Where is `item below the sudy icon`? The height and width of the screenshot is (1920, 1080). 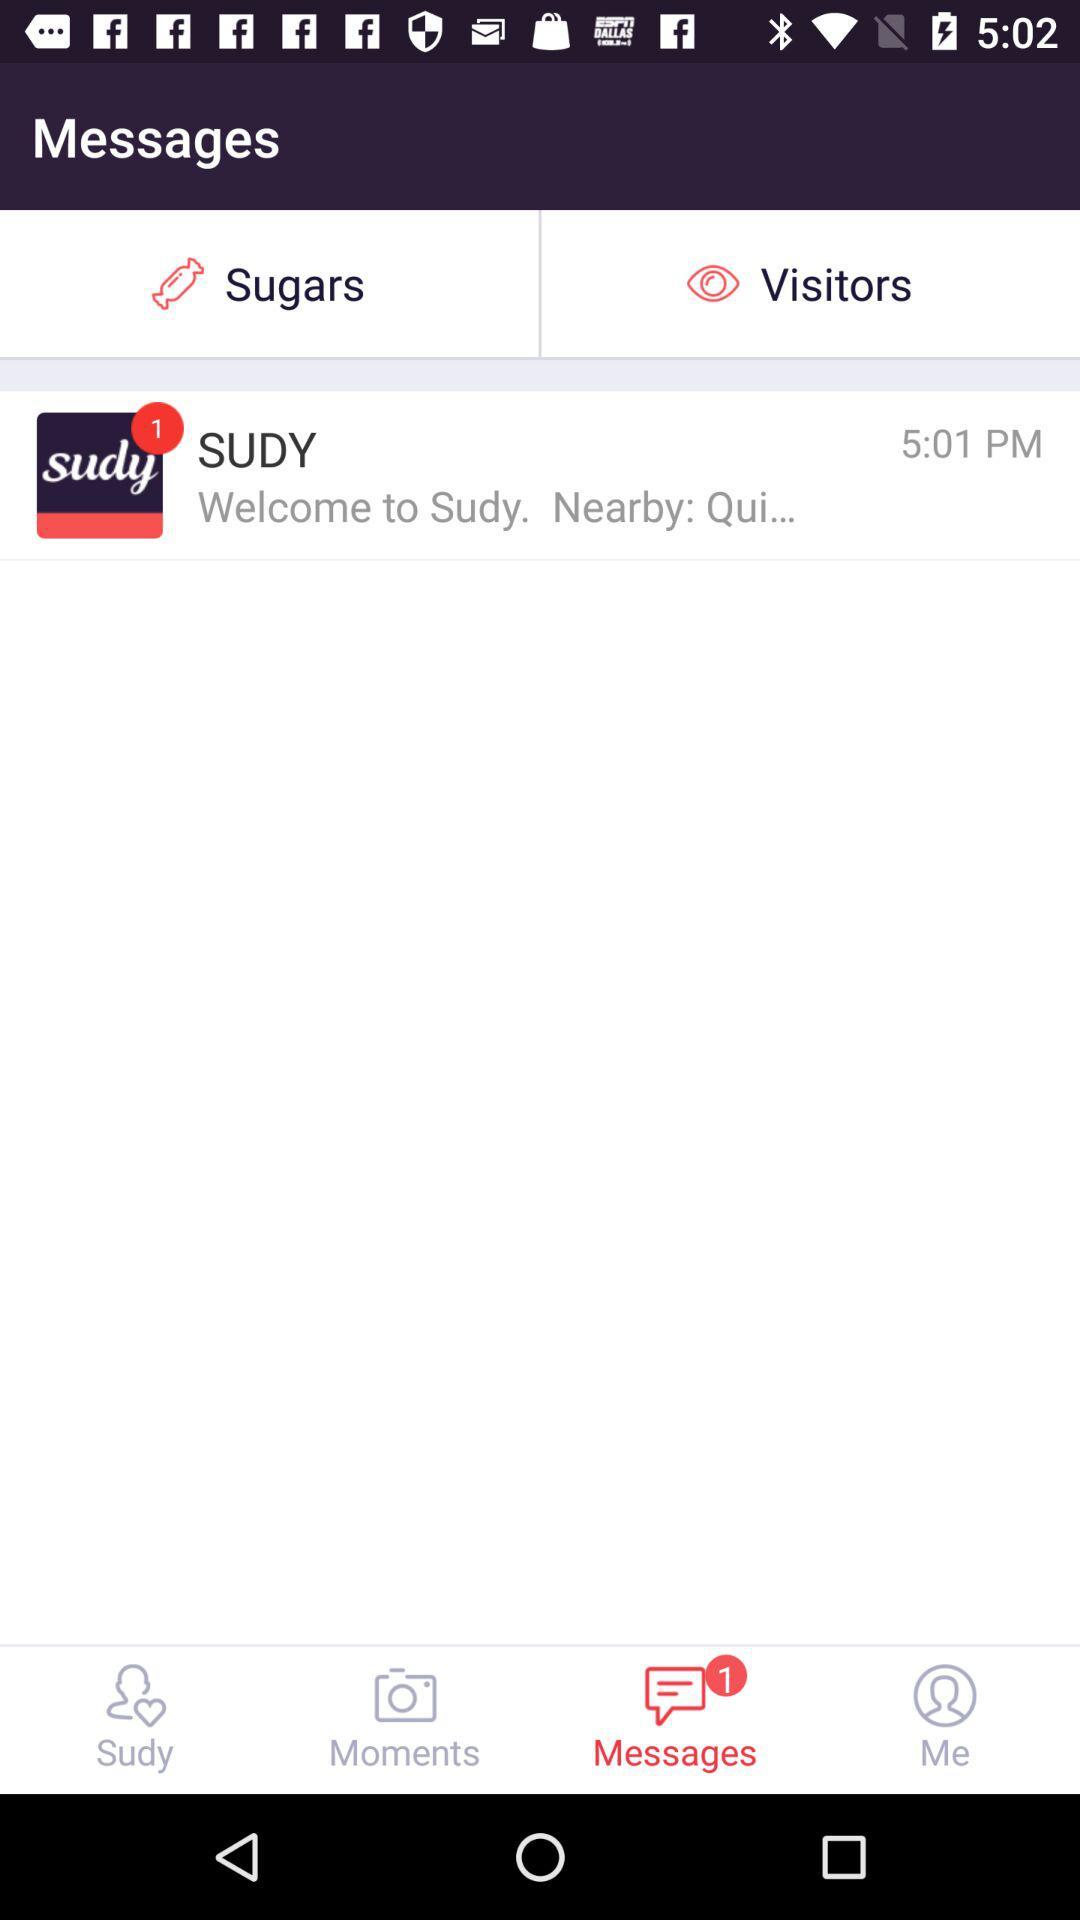
item below the sudy icon is located at coordinates (499, 504).